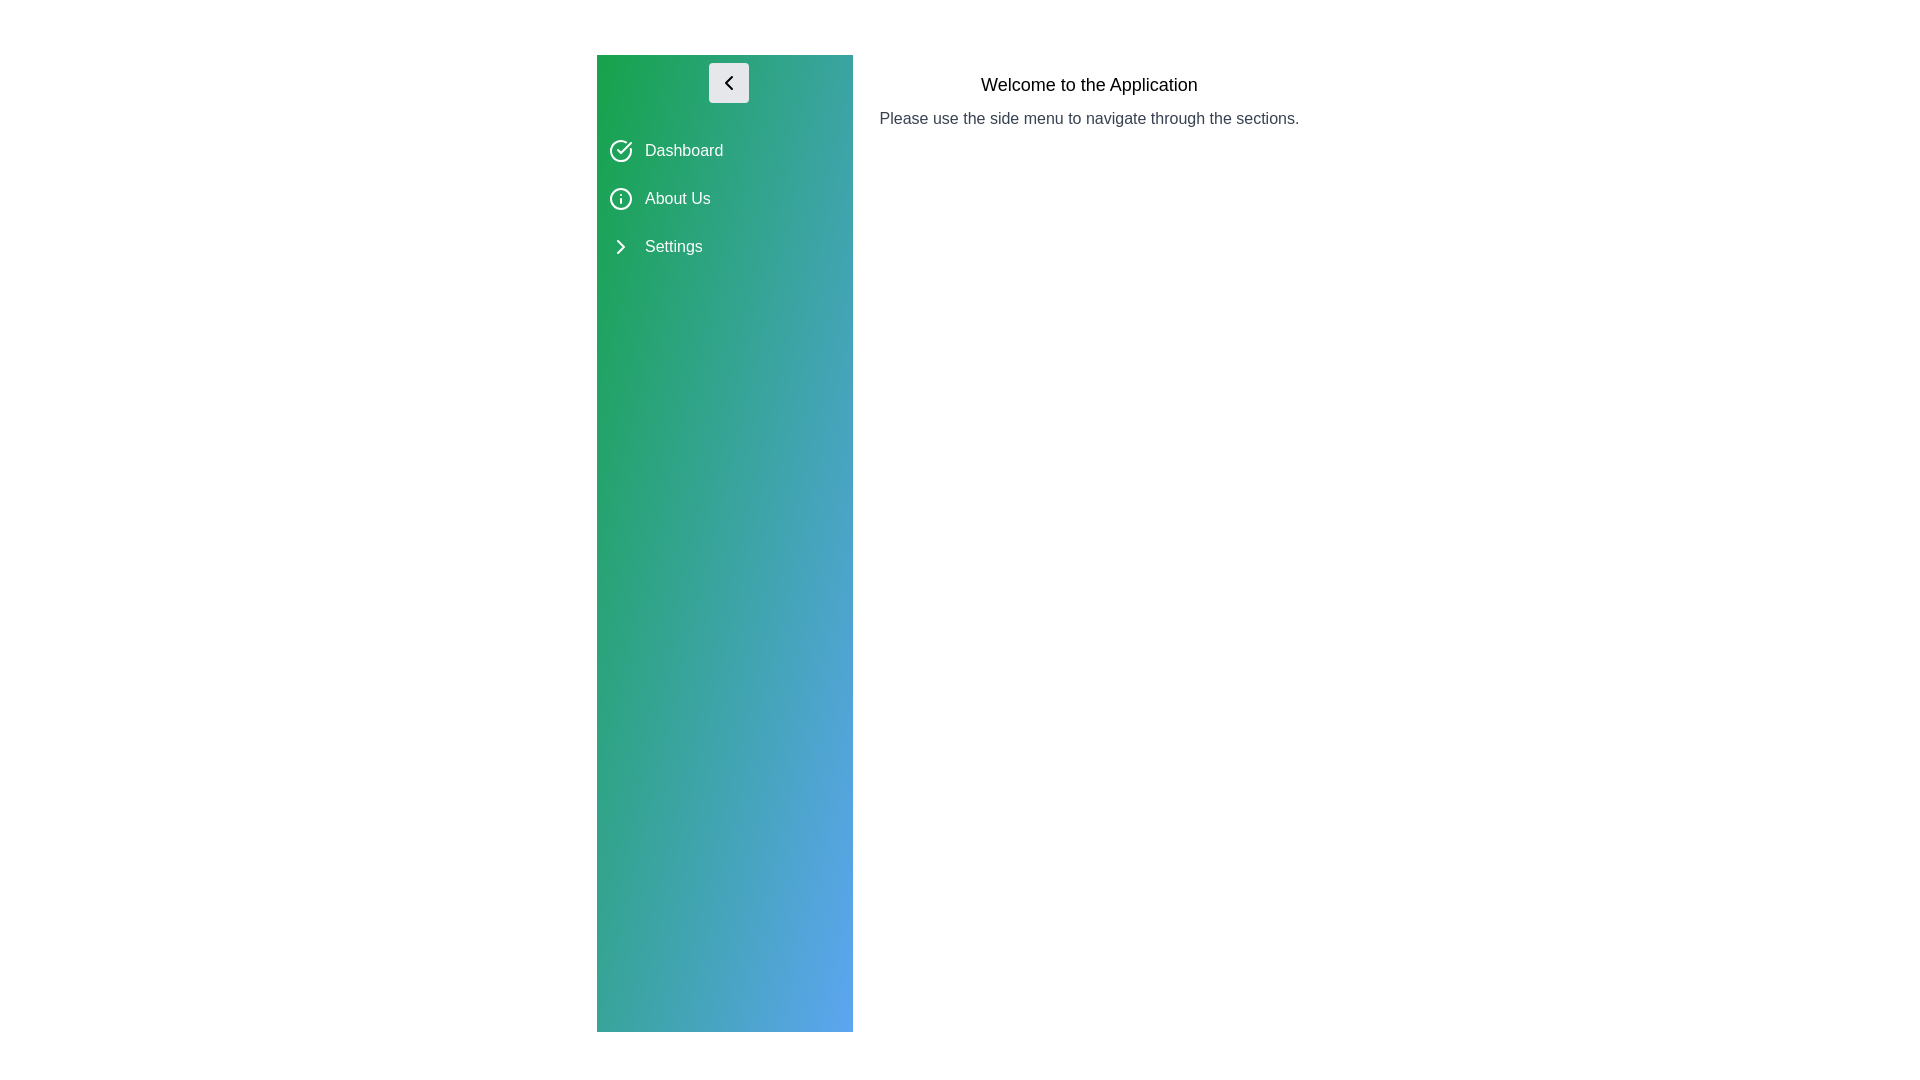  What do you see at coordinates (723, 149) in the screenshot?
I see `the menu item Dashboard to select it` at bounding box center [723, 149].